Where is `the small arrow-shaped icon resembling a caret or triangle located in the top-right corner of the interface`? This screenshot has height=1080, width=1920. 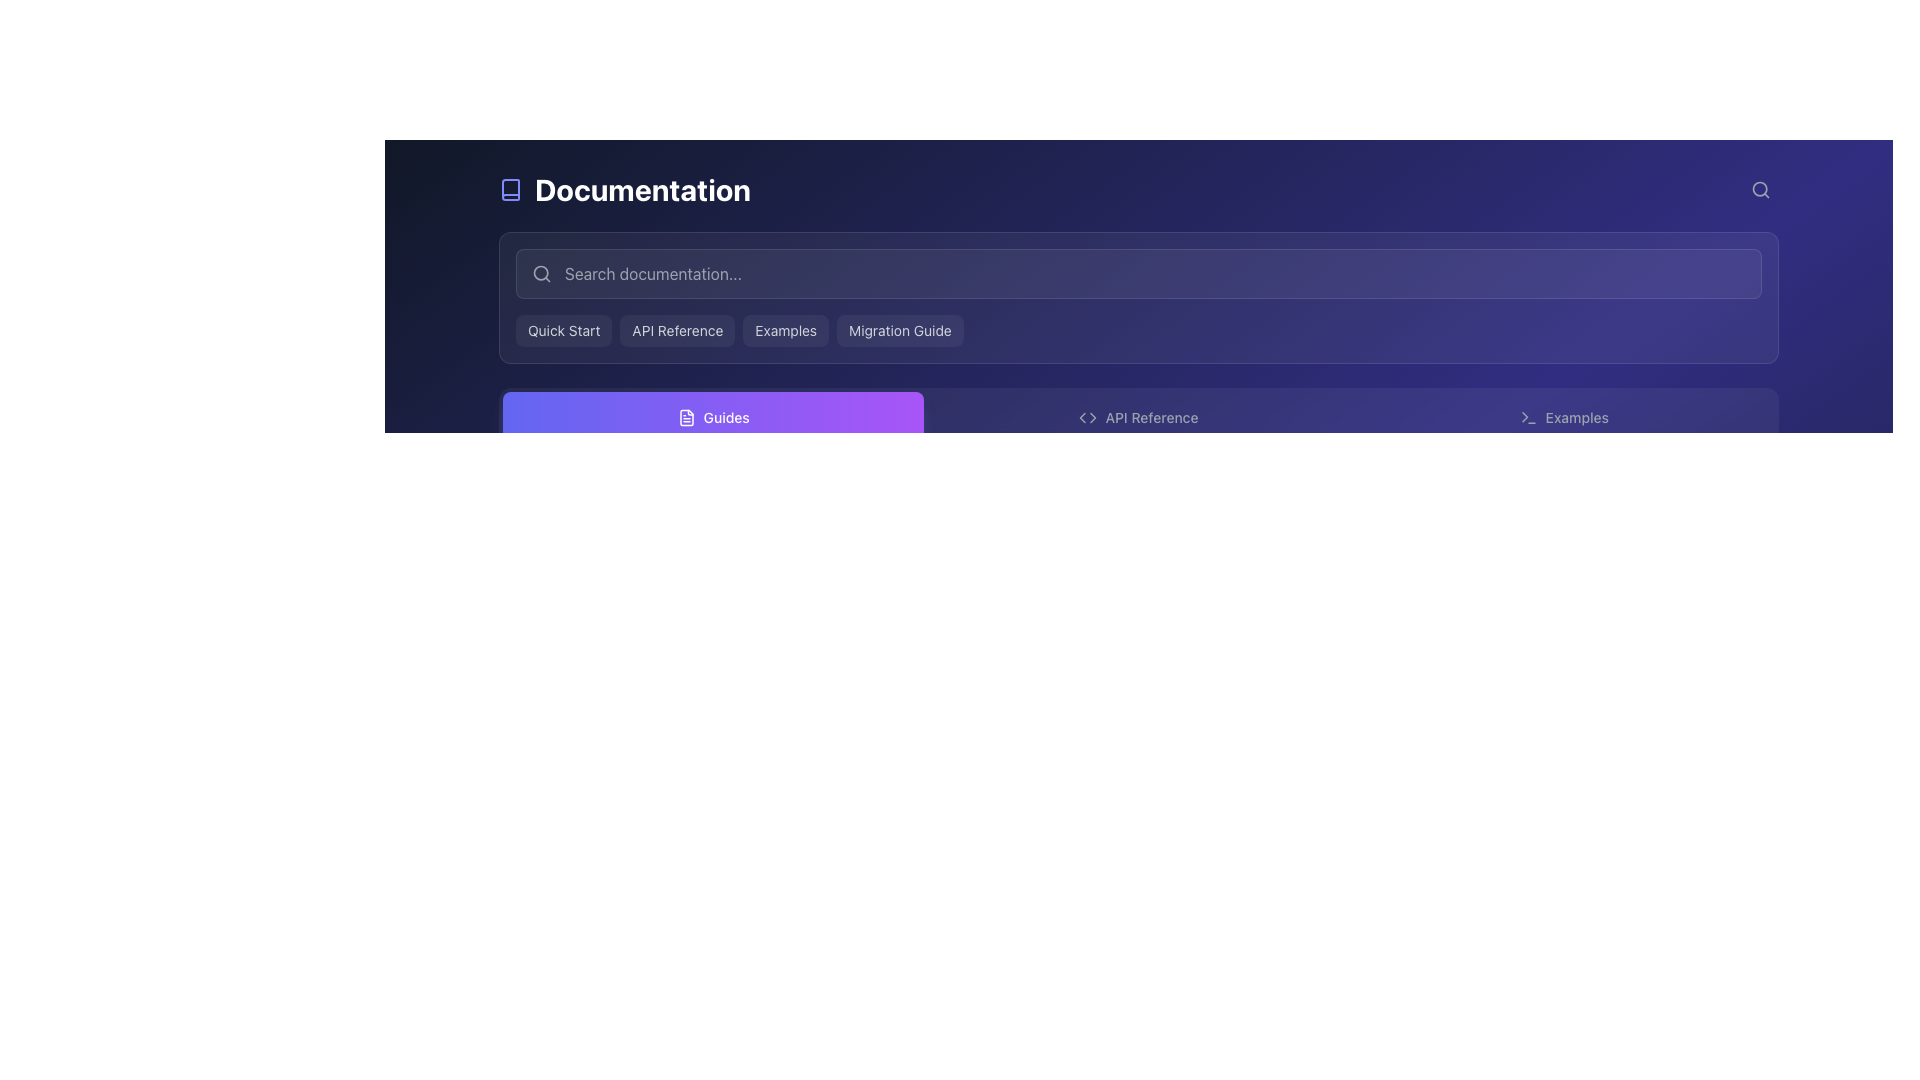
the small arrow-shaped icon resembling a caret or triangle located in the top-right corner of the interface is located at coordinates (1523, 416).